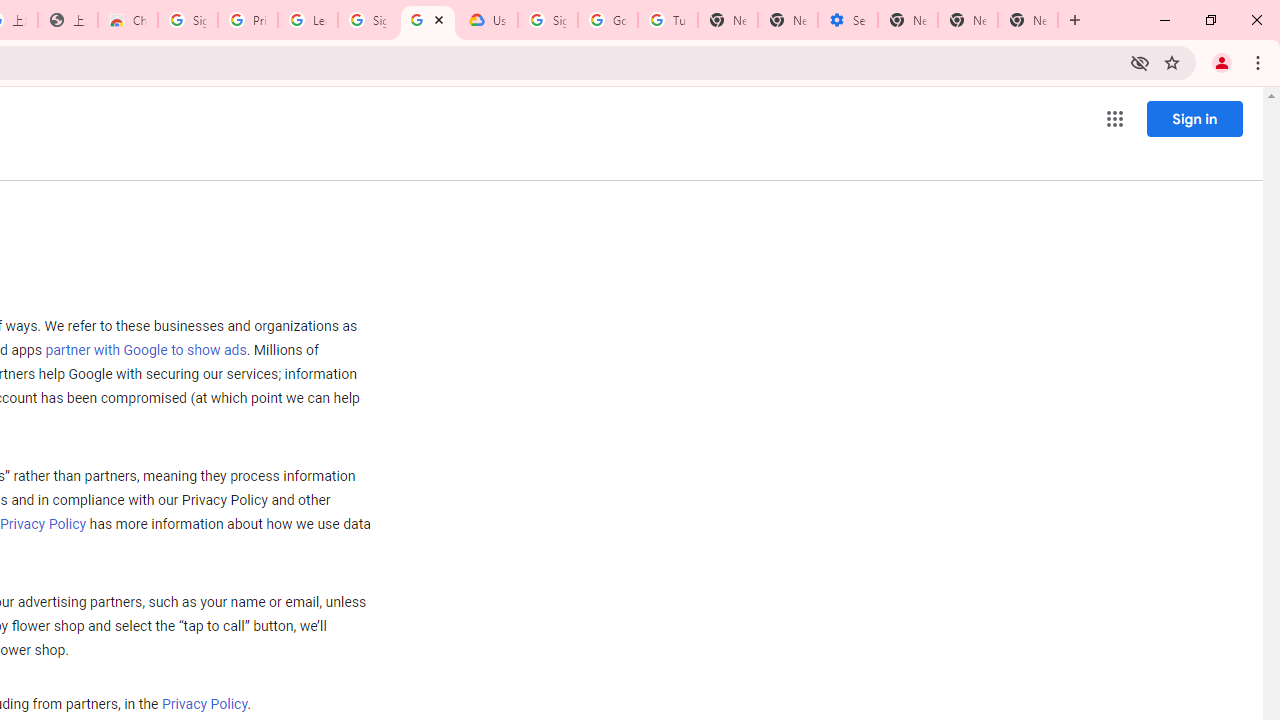 The height and width of the screenshot is (720, 1280). Describe the element at coordinates (187, 20) in the screenshot. I see `'Sign in - Google Accounts'` at that location.